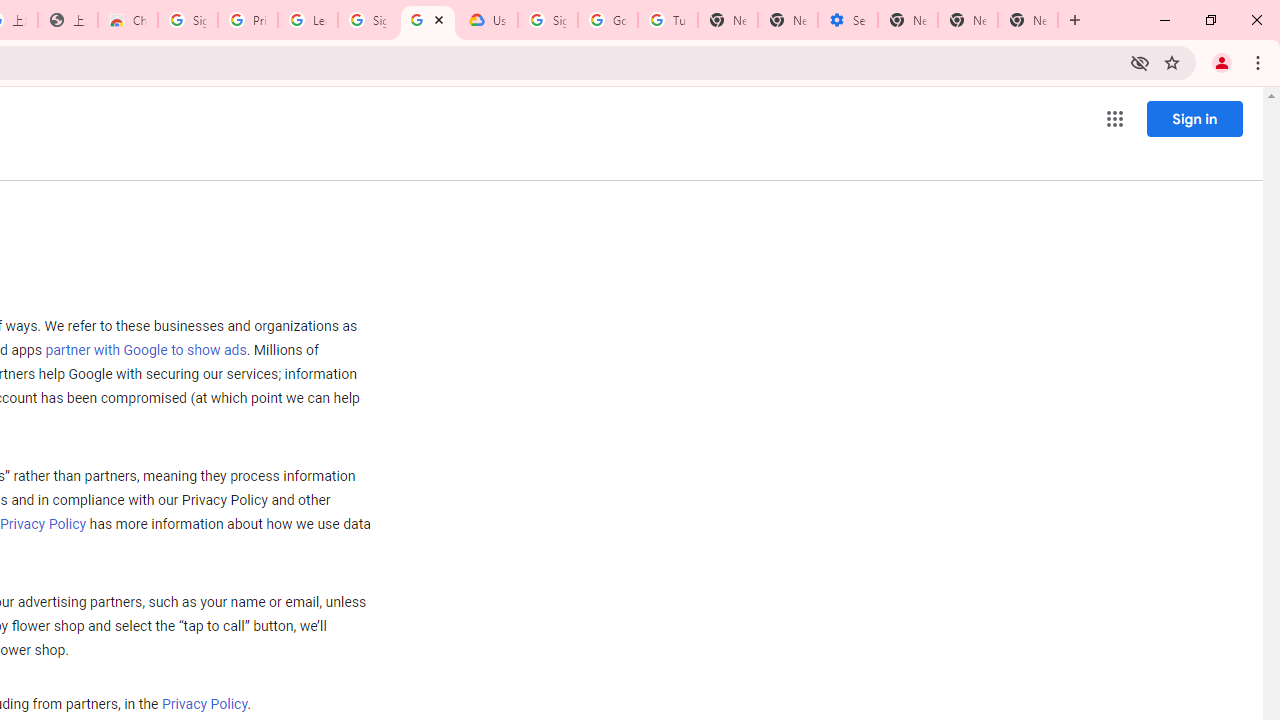 The height and width of the screenshot is (720, 1280). Describe the element at coordinates (187, 20) in the screenshot. I see `'Sign in - Google Accounts'` at that location.